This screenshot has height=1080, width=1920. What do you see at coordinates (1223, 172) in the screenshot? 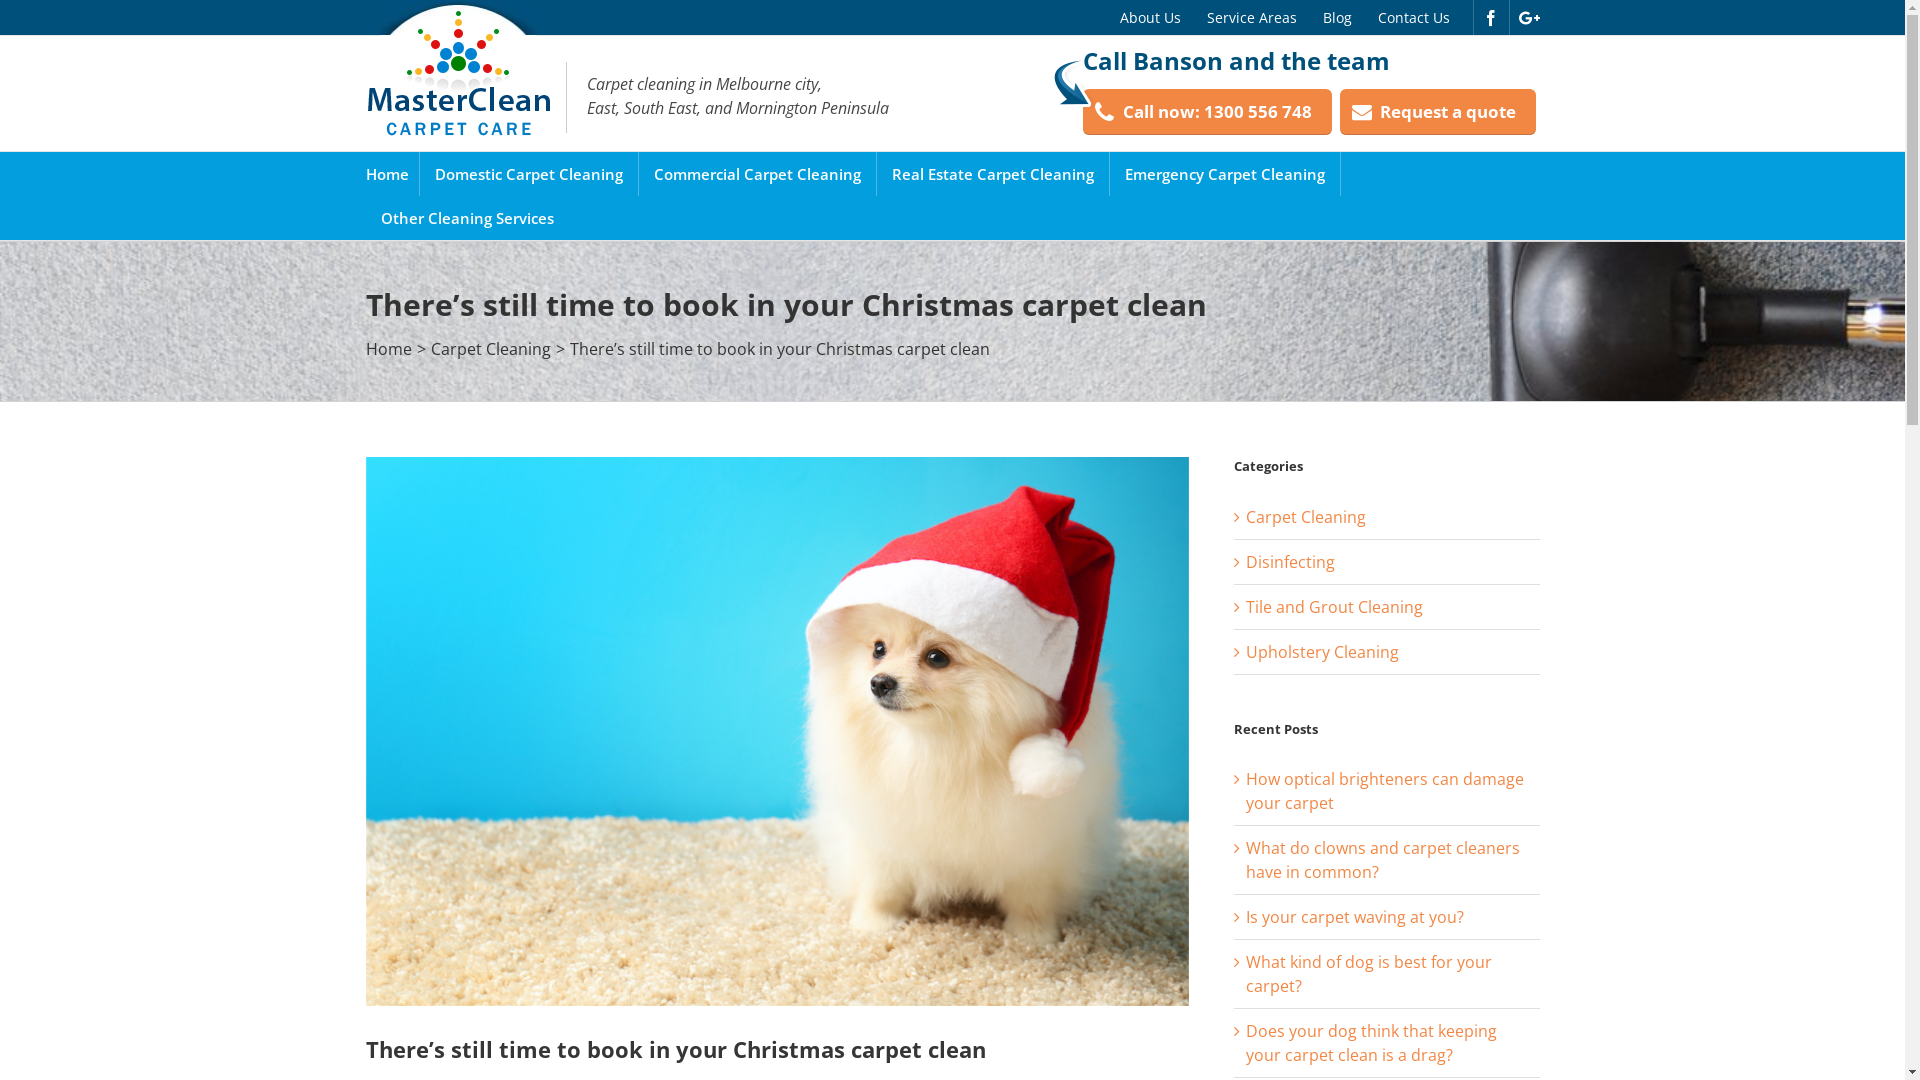
I see `'Emergency Carpet Cleaning'` at bounding box center [1223, 172].